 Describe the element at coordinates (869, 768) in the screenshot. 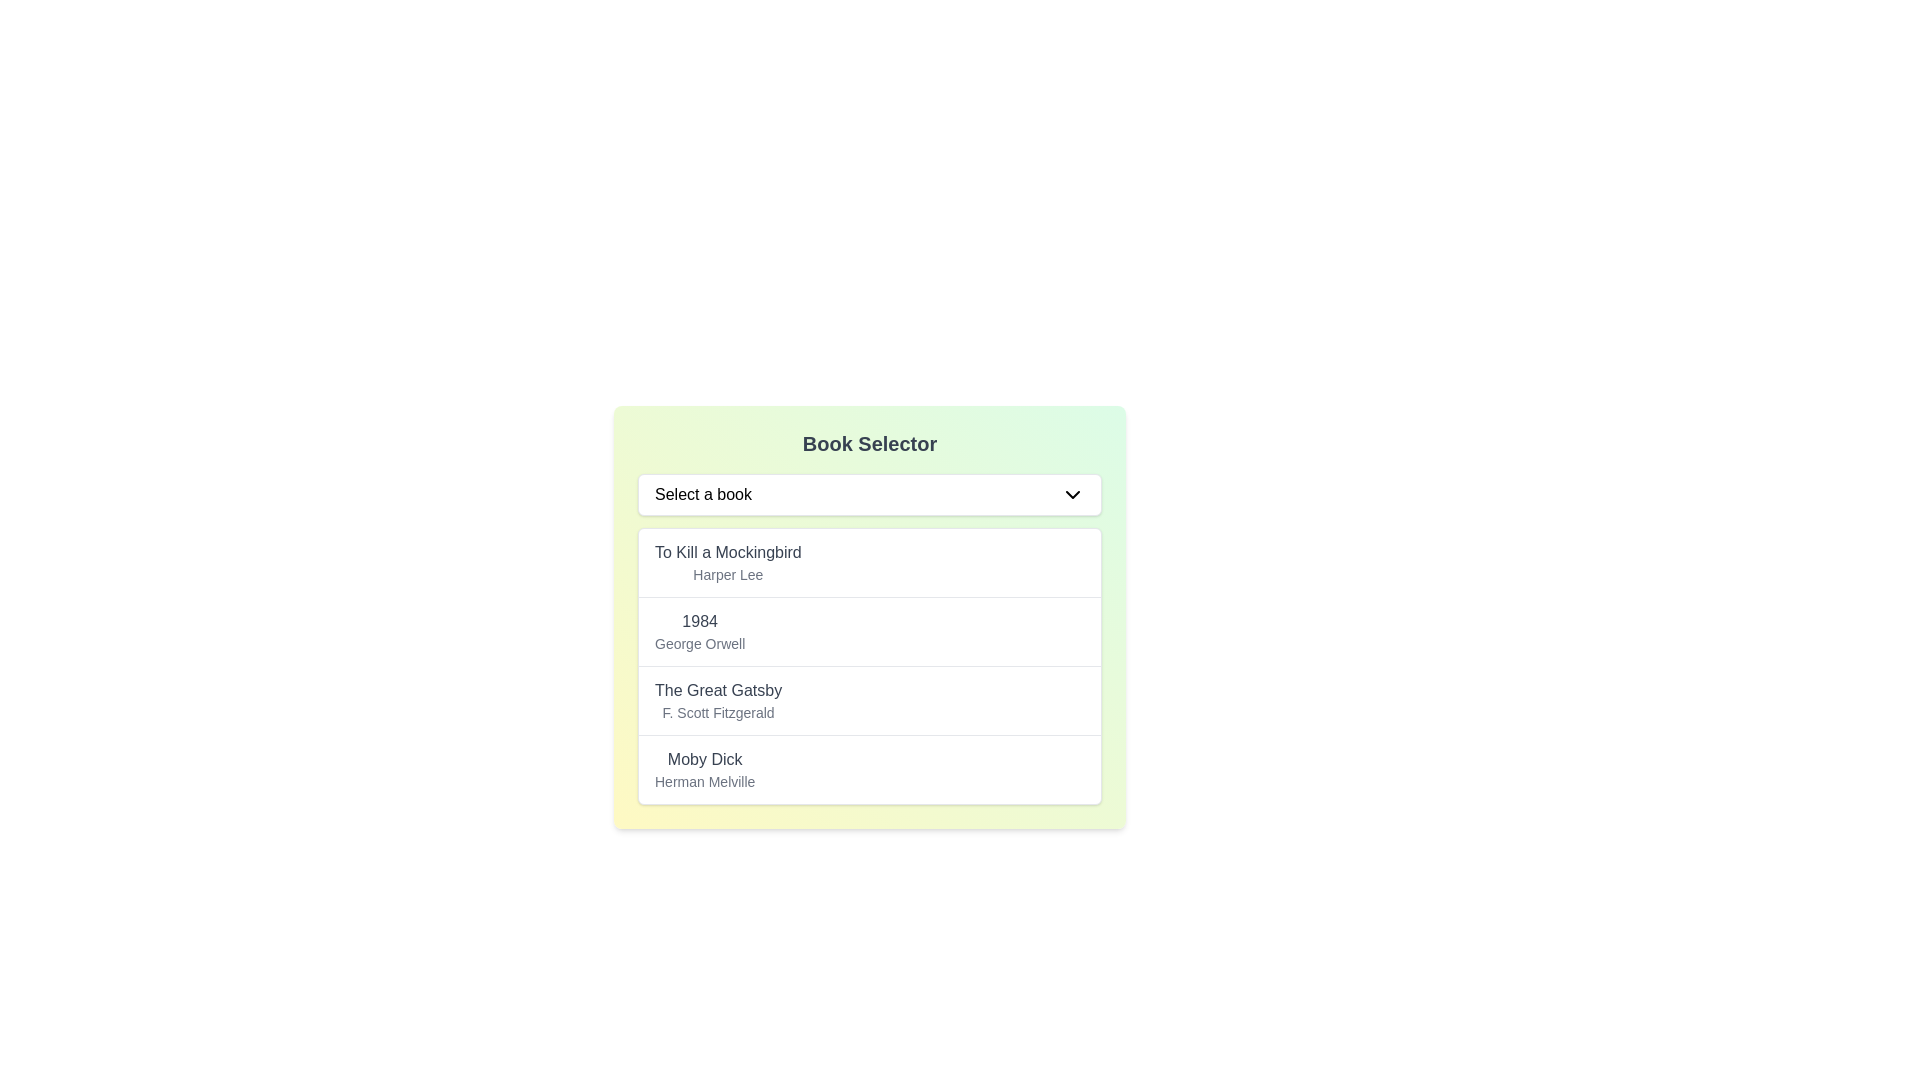

I see `to select the book titled 'Moby Dick' by Herman Melville, which is the last item in the dropdown menu under 'Book Selector'` at that location.